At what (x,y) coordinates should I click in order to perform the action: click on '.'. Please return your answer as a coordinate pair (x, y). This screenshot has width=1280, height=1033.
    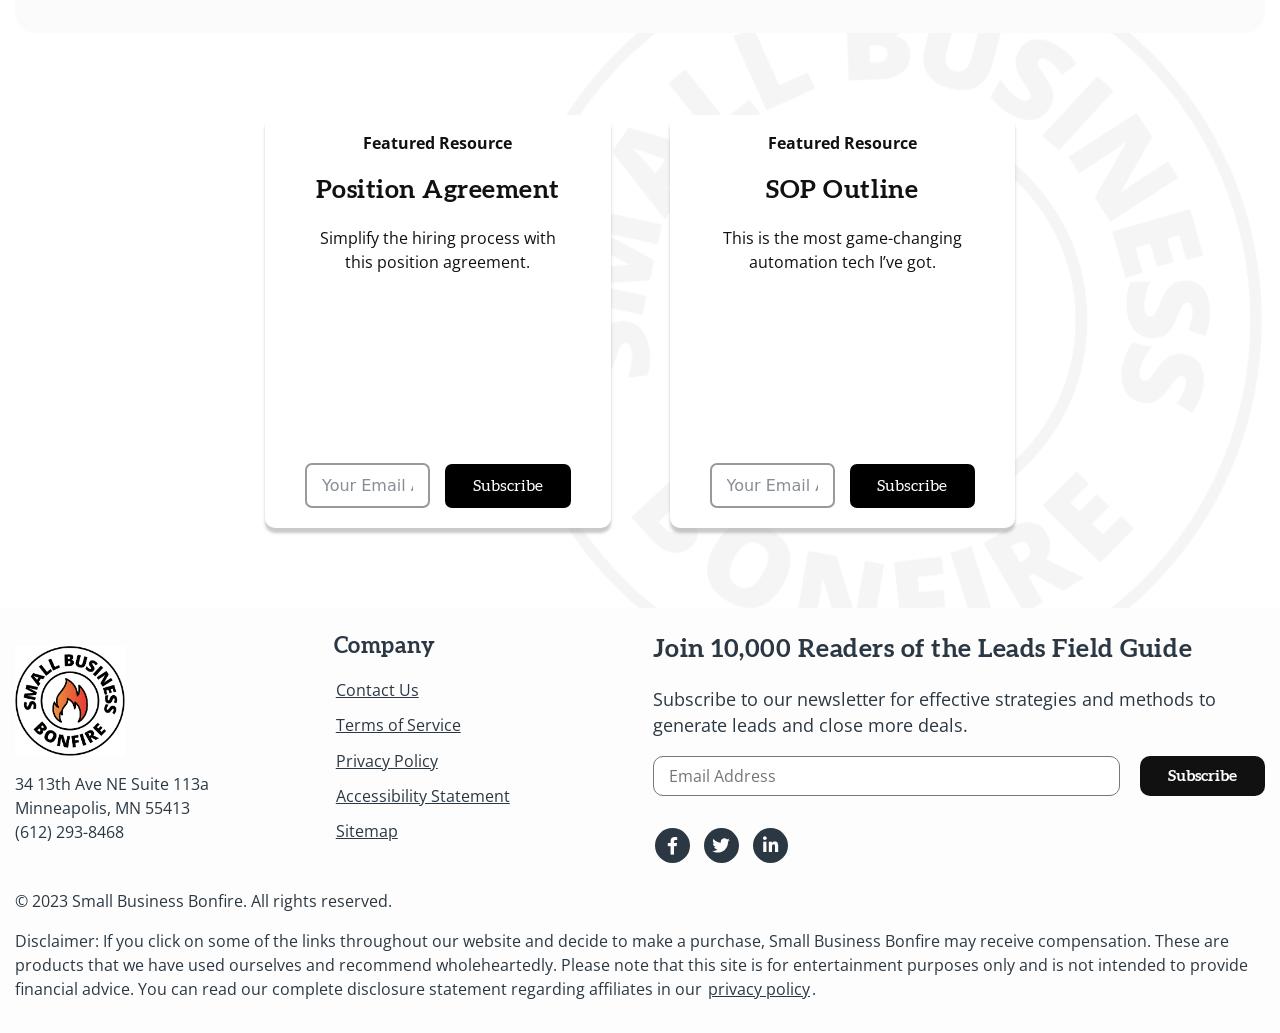
    Looking at the image, I should click on (813, 987).